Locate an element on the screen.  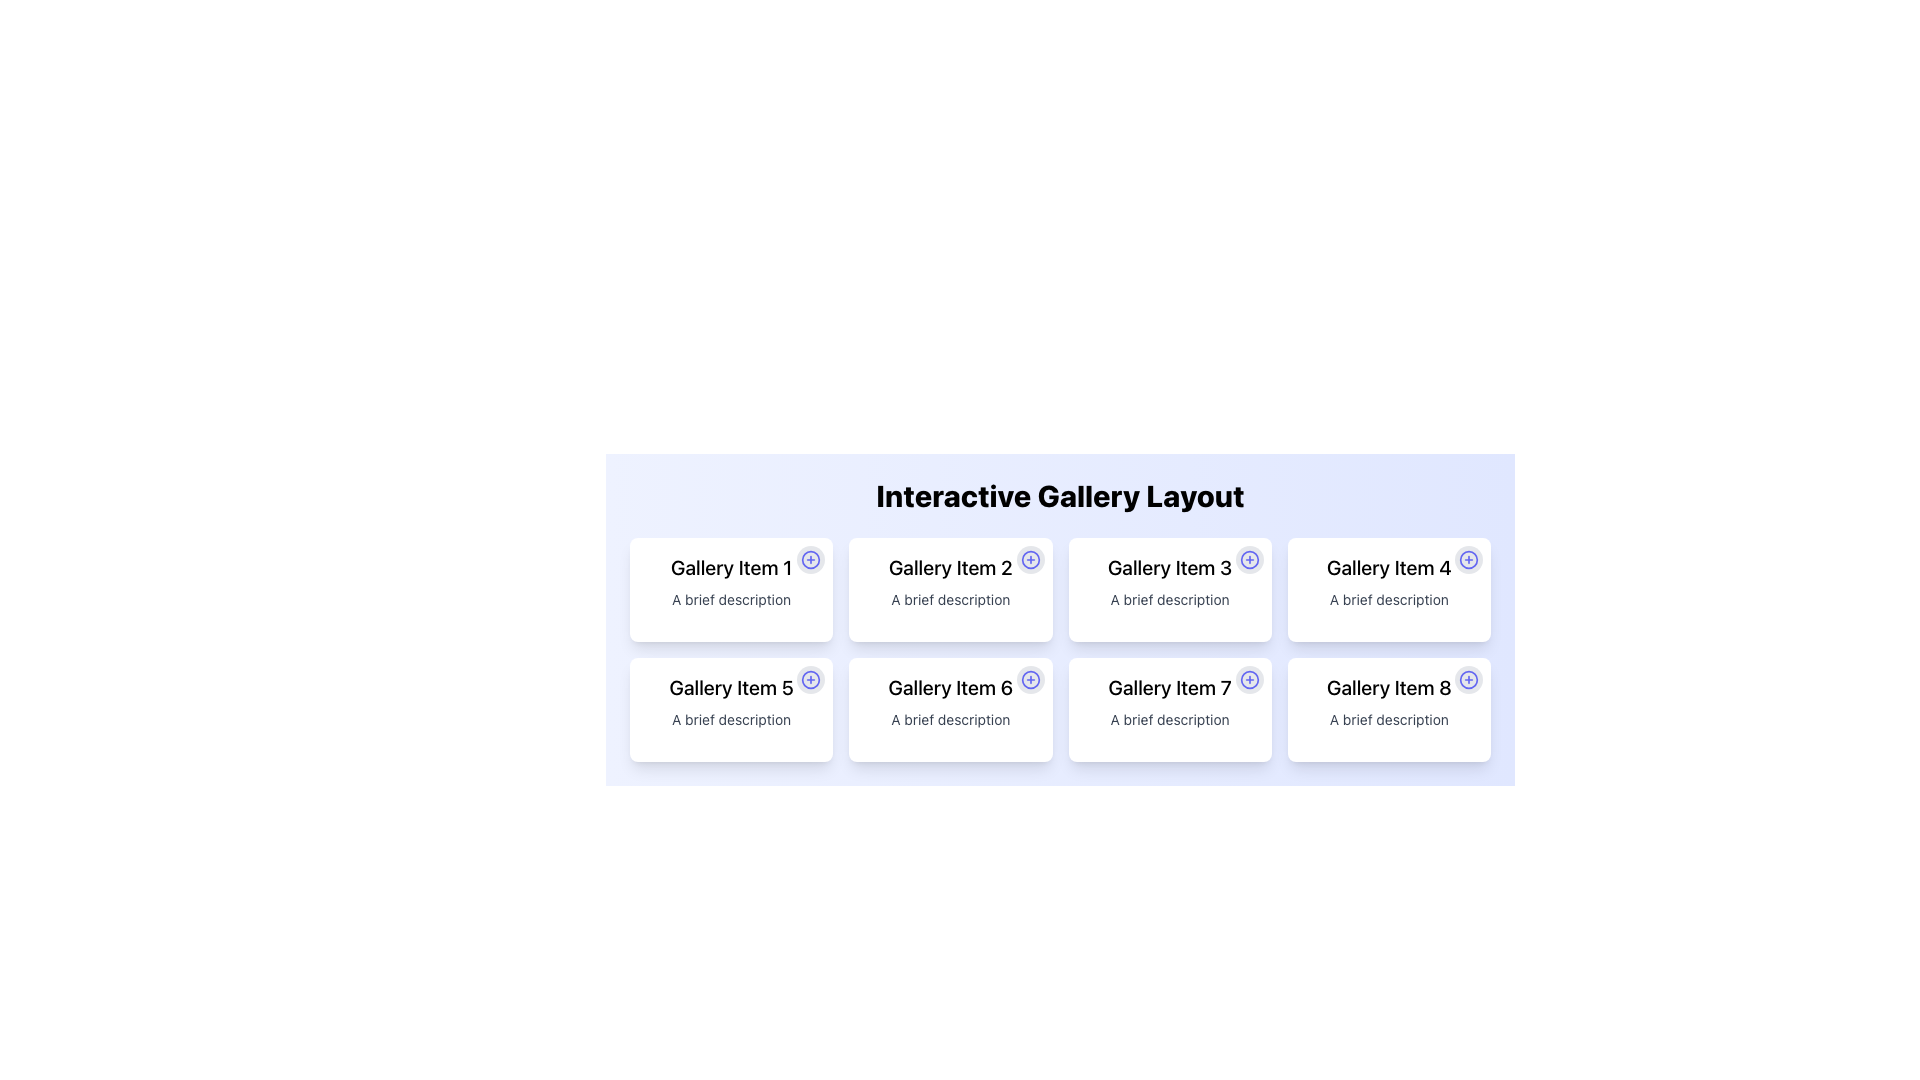
descriptive text label located directly beneath 'Gallery Item 3' in the card-like structure of the gallery layout is located at coordinates (1170, 599).